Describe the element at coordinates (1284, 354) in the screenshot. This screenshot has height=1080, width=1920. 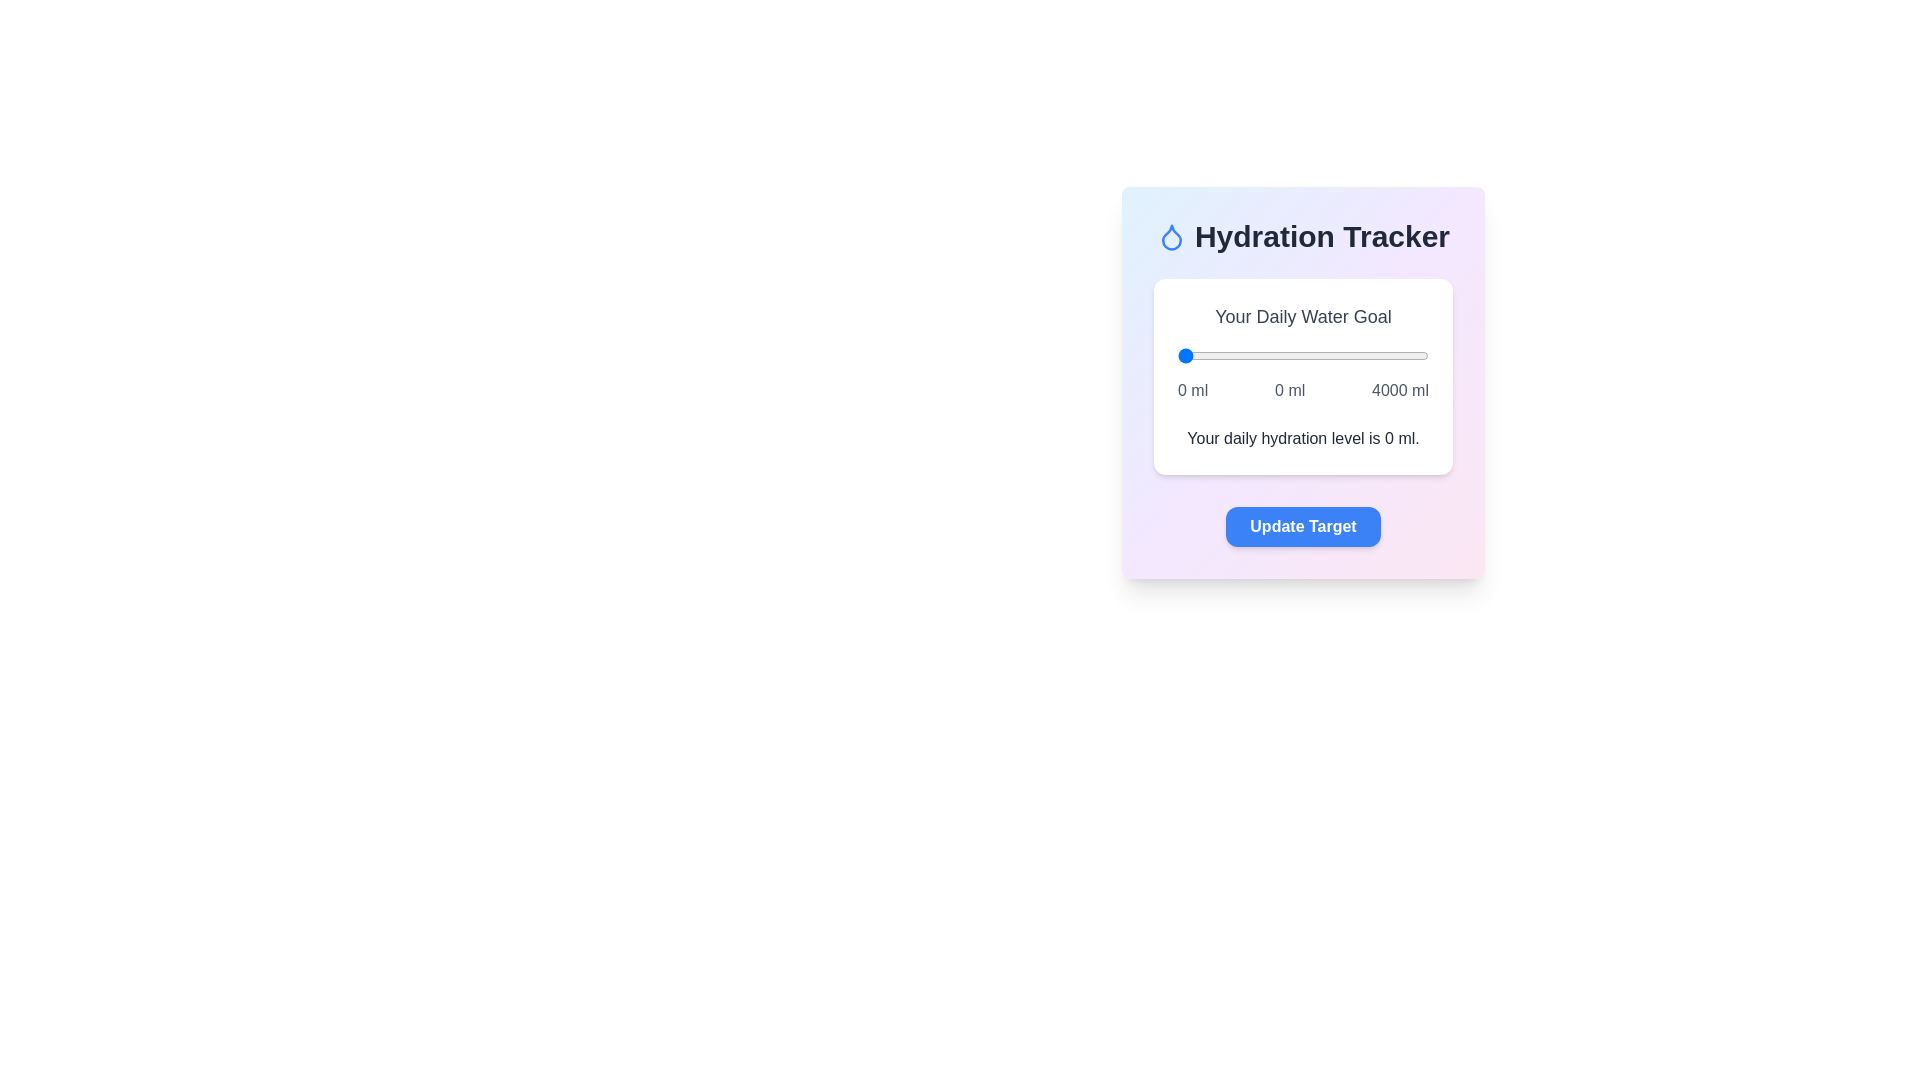
I see `the water intake slider to 1699 ml` at that location.